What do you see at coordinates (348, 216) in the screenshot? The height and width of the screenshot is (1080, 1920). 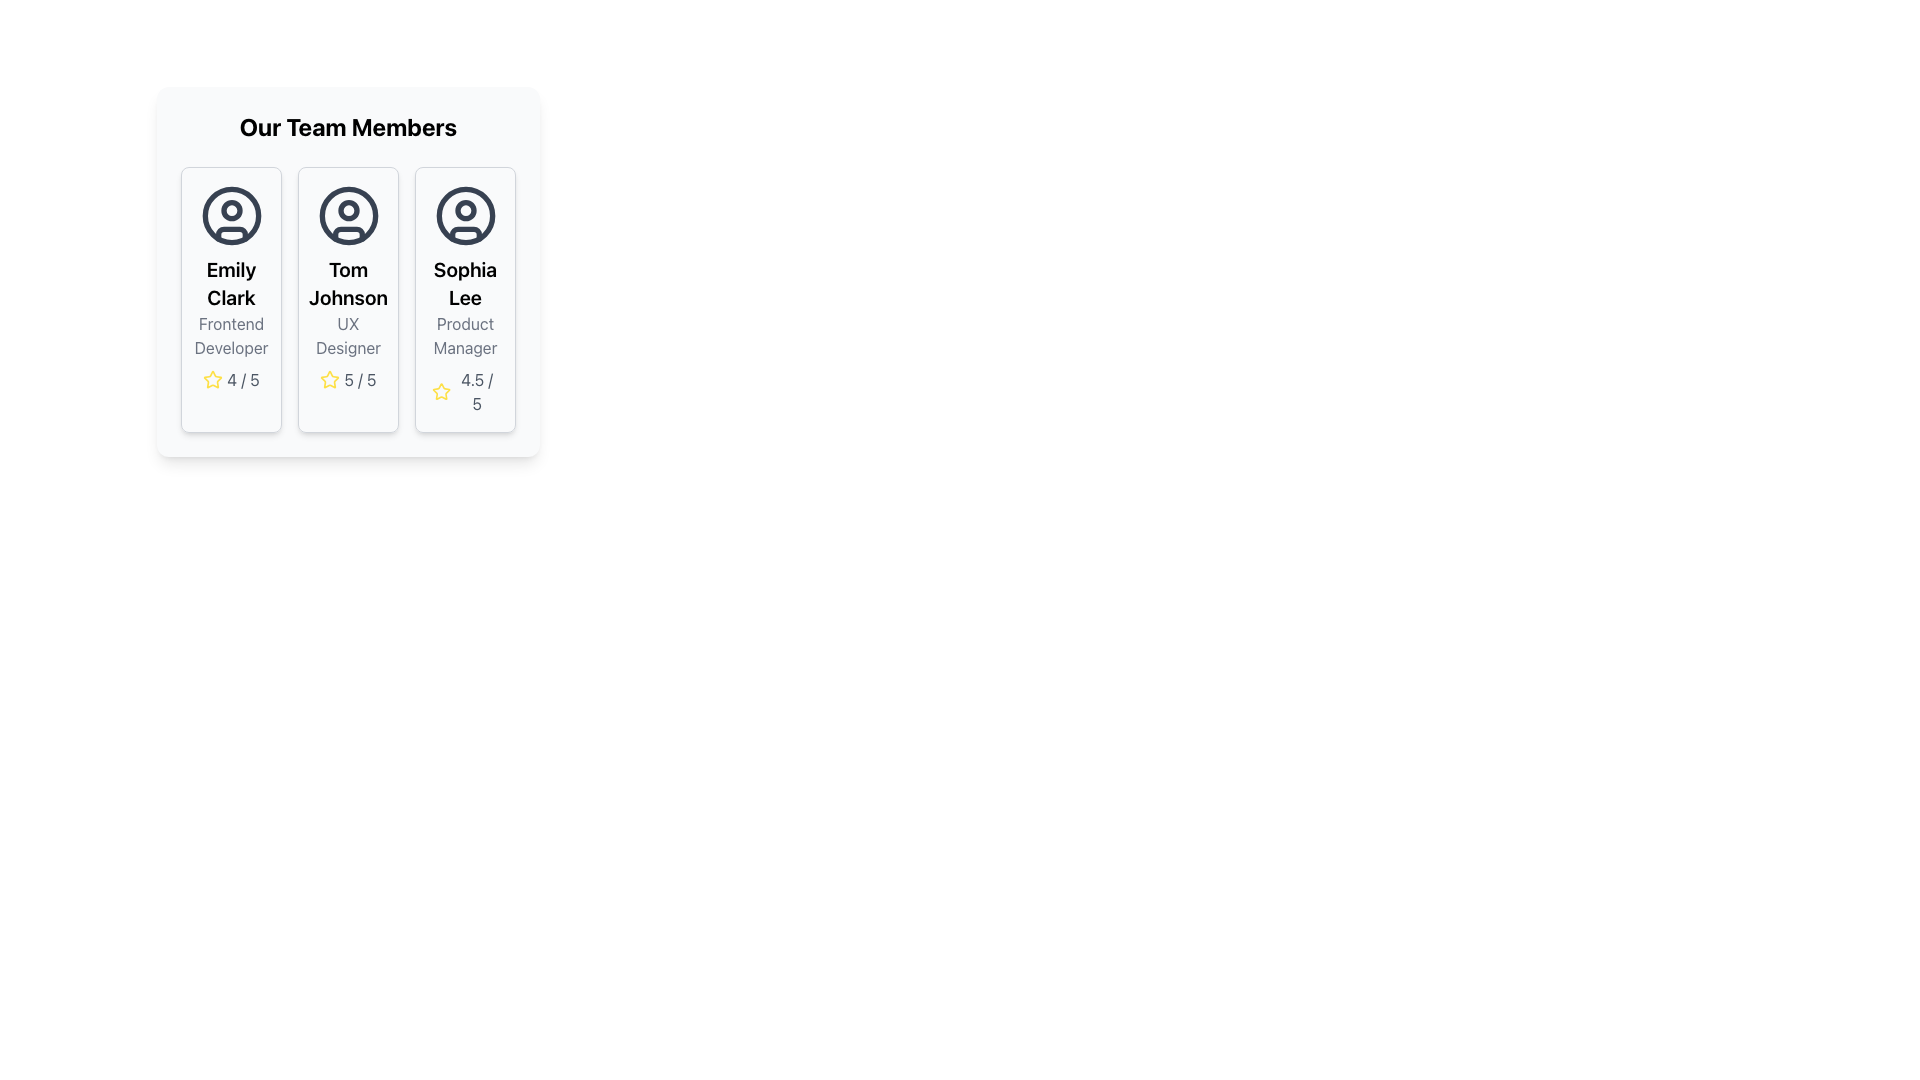 I see `the user's profile avatar icon, which is a dark gray vector illustration located above the label 'Tom Johnson' in the second card of a horizontally aligned list of three cards` at bounding box center [348, 216].